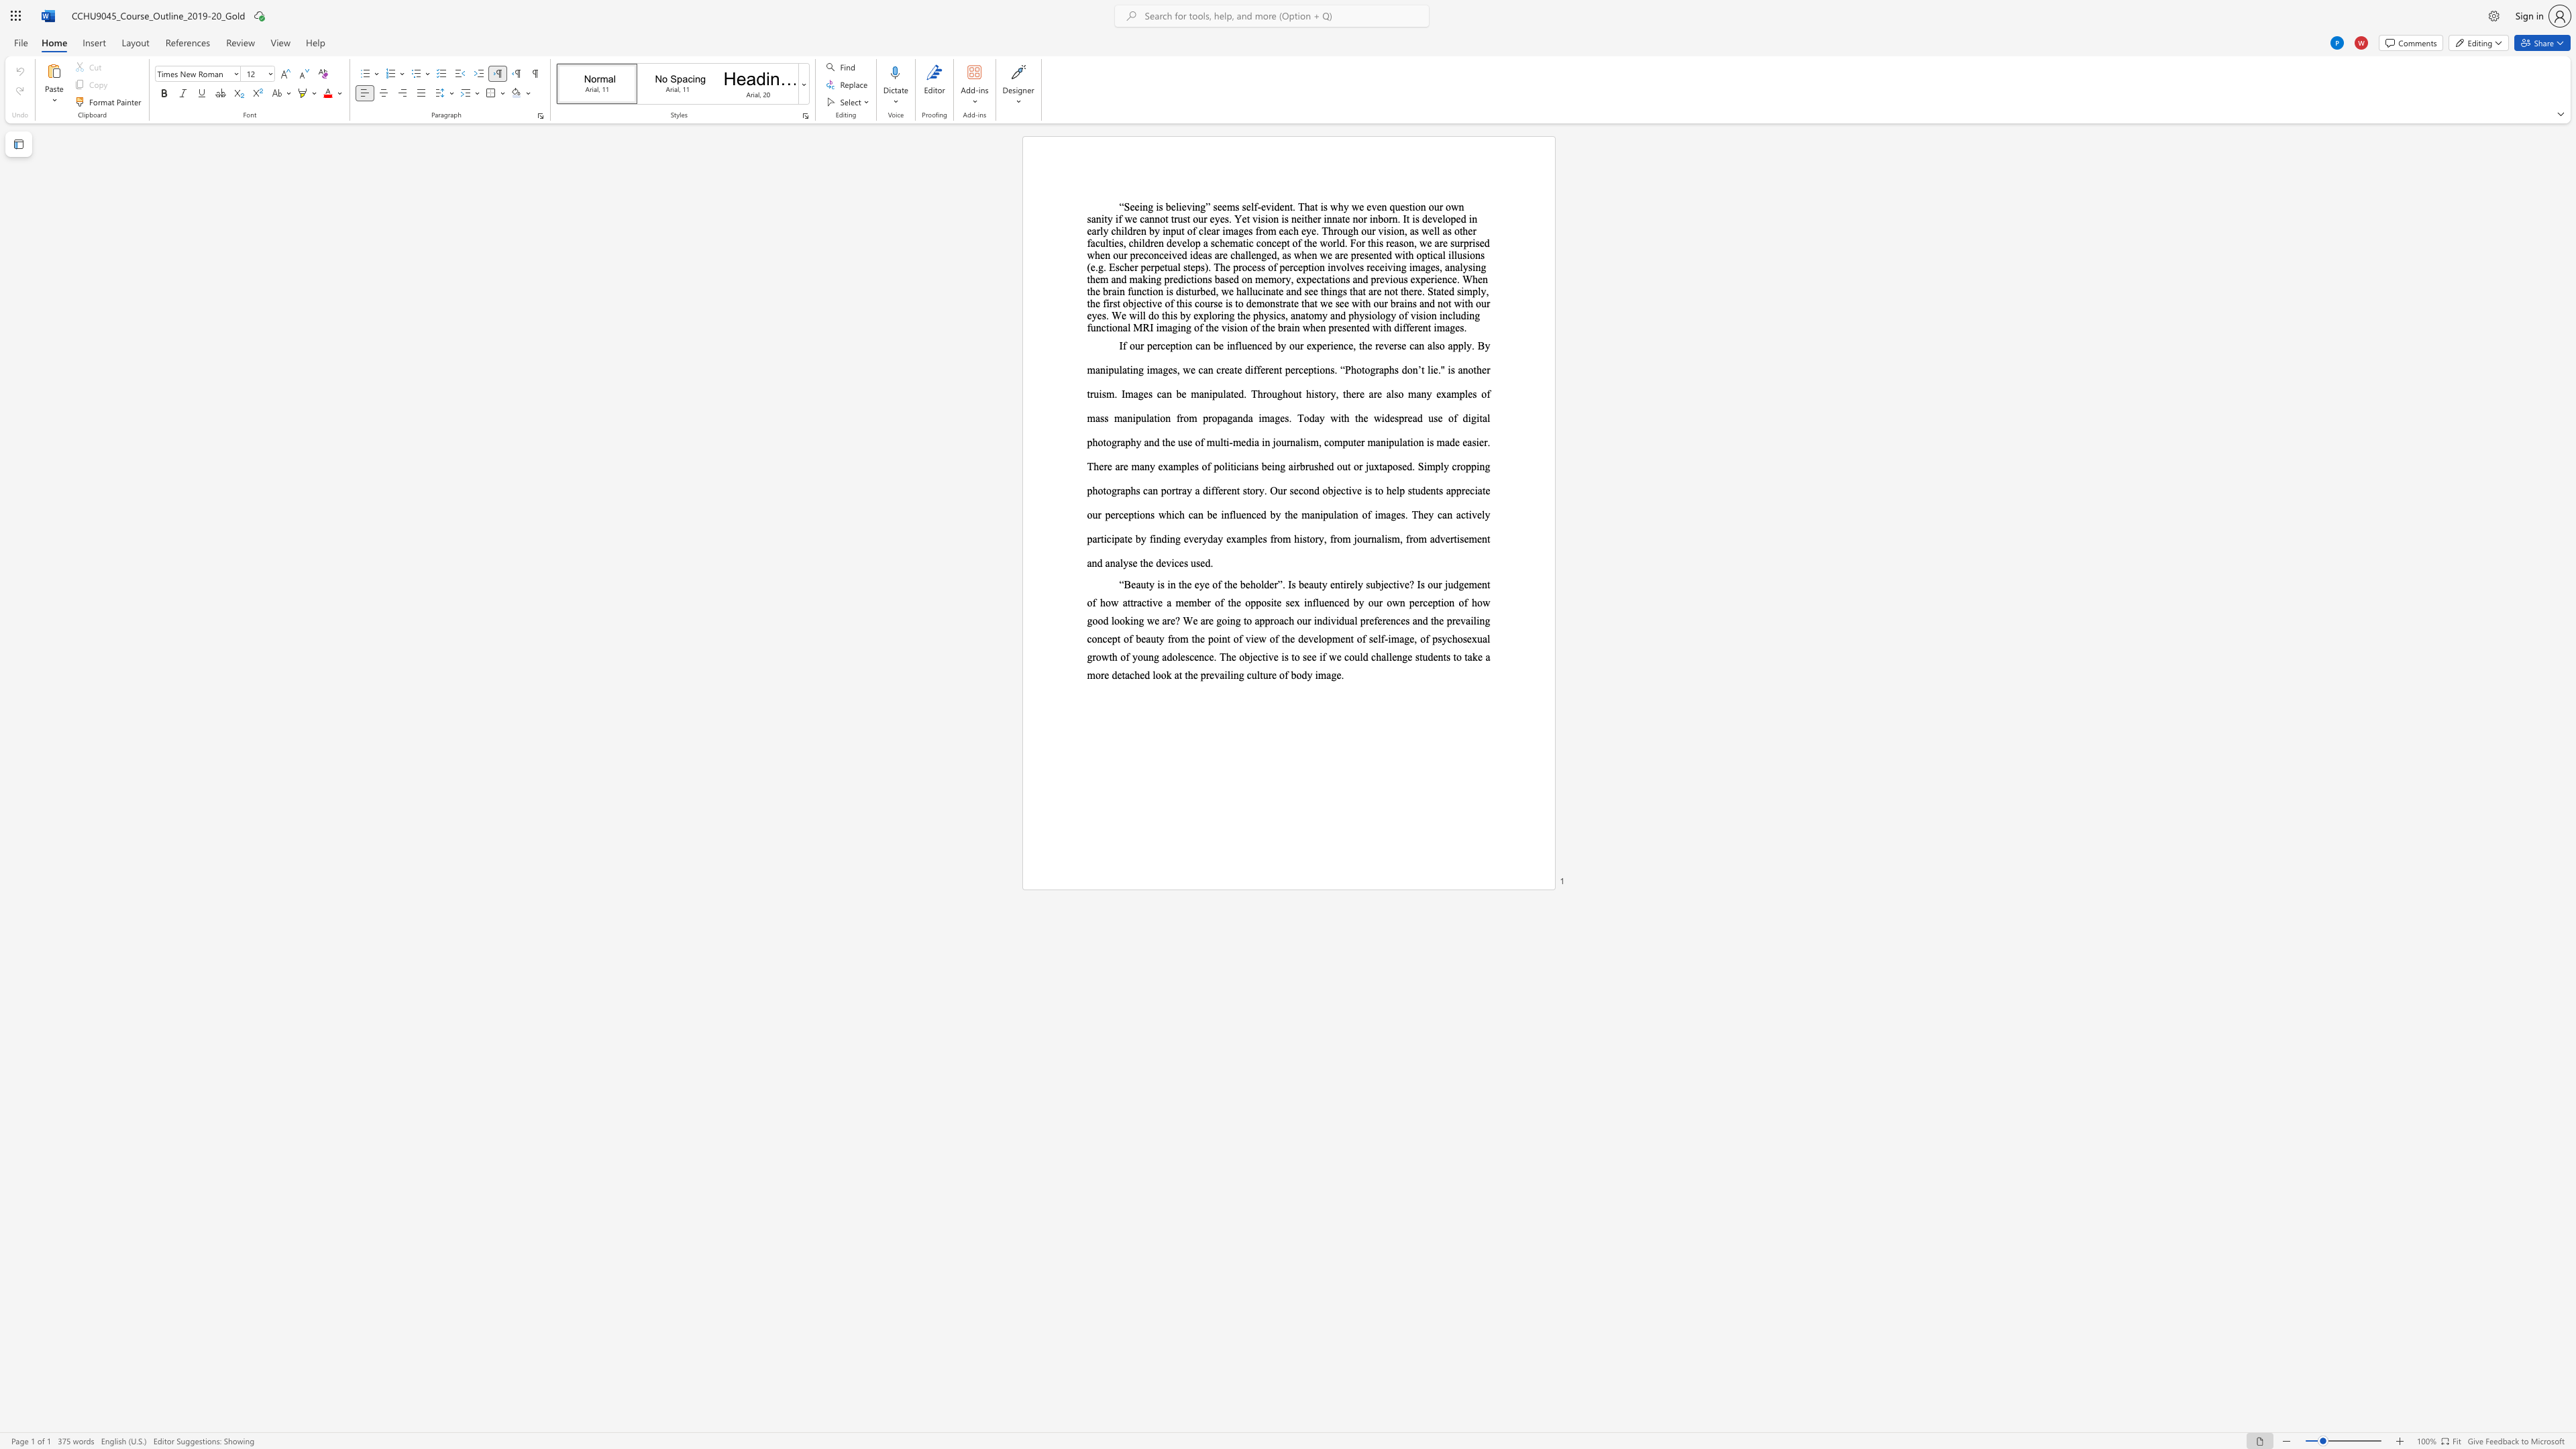  Describe the element at coordinates (1237, 394) in the screenshot. I see `the subset text "d. Throughout history, there are also many examples of mass manipulation from propaganda images. Today with the widespread use of digital photography and the use of multi-media in journalism, compu" within the text "If our perception can be influenced by our experience, the reverse can also apply. By manipulating images, we can create different perceptions. “Photographs don’t lie."` at that location.